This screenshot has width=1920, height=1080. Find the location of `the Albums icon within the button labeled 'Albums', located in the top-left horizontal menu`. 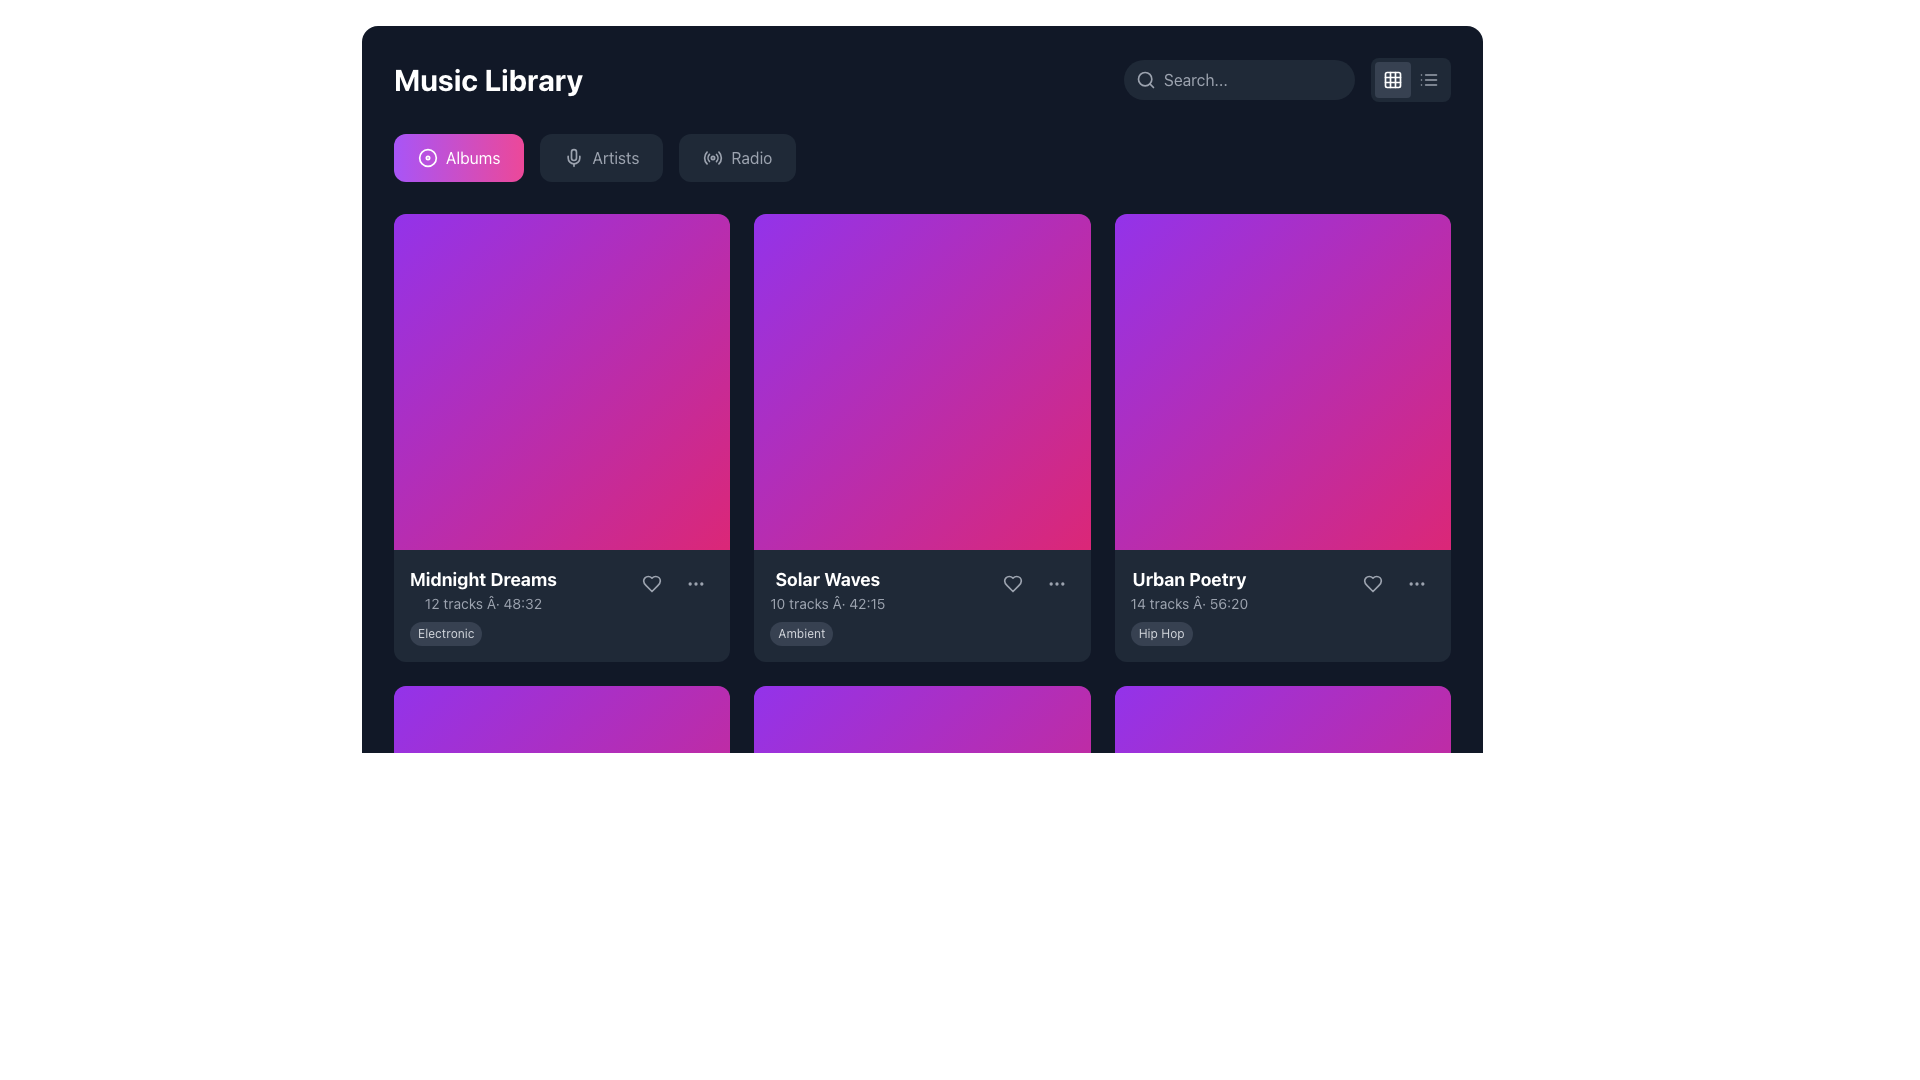

the Albums icon within the button labeled 'Albums', located in the top-left horizontal menu is located at coordinates (426, 157).